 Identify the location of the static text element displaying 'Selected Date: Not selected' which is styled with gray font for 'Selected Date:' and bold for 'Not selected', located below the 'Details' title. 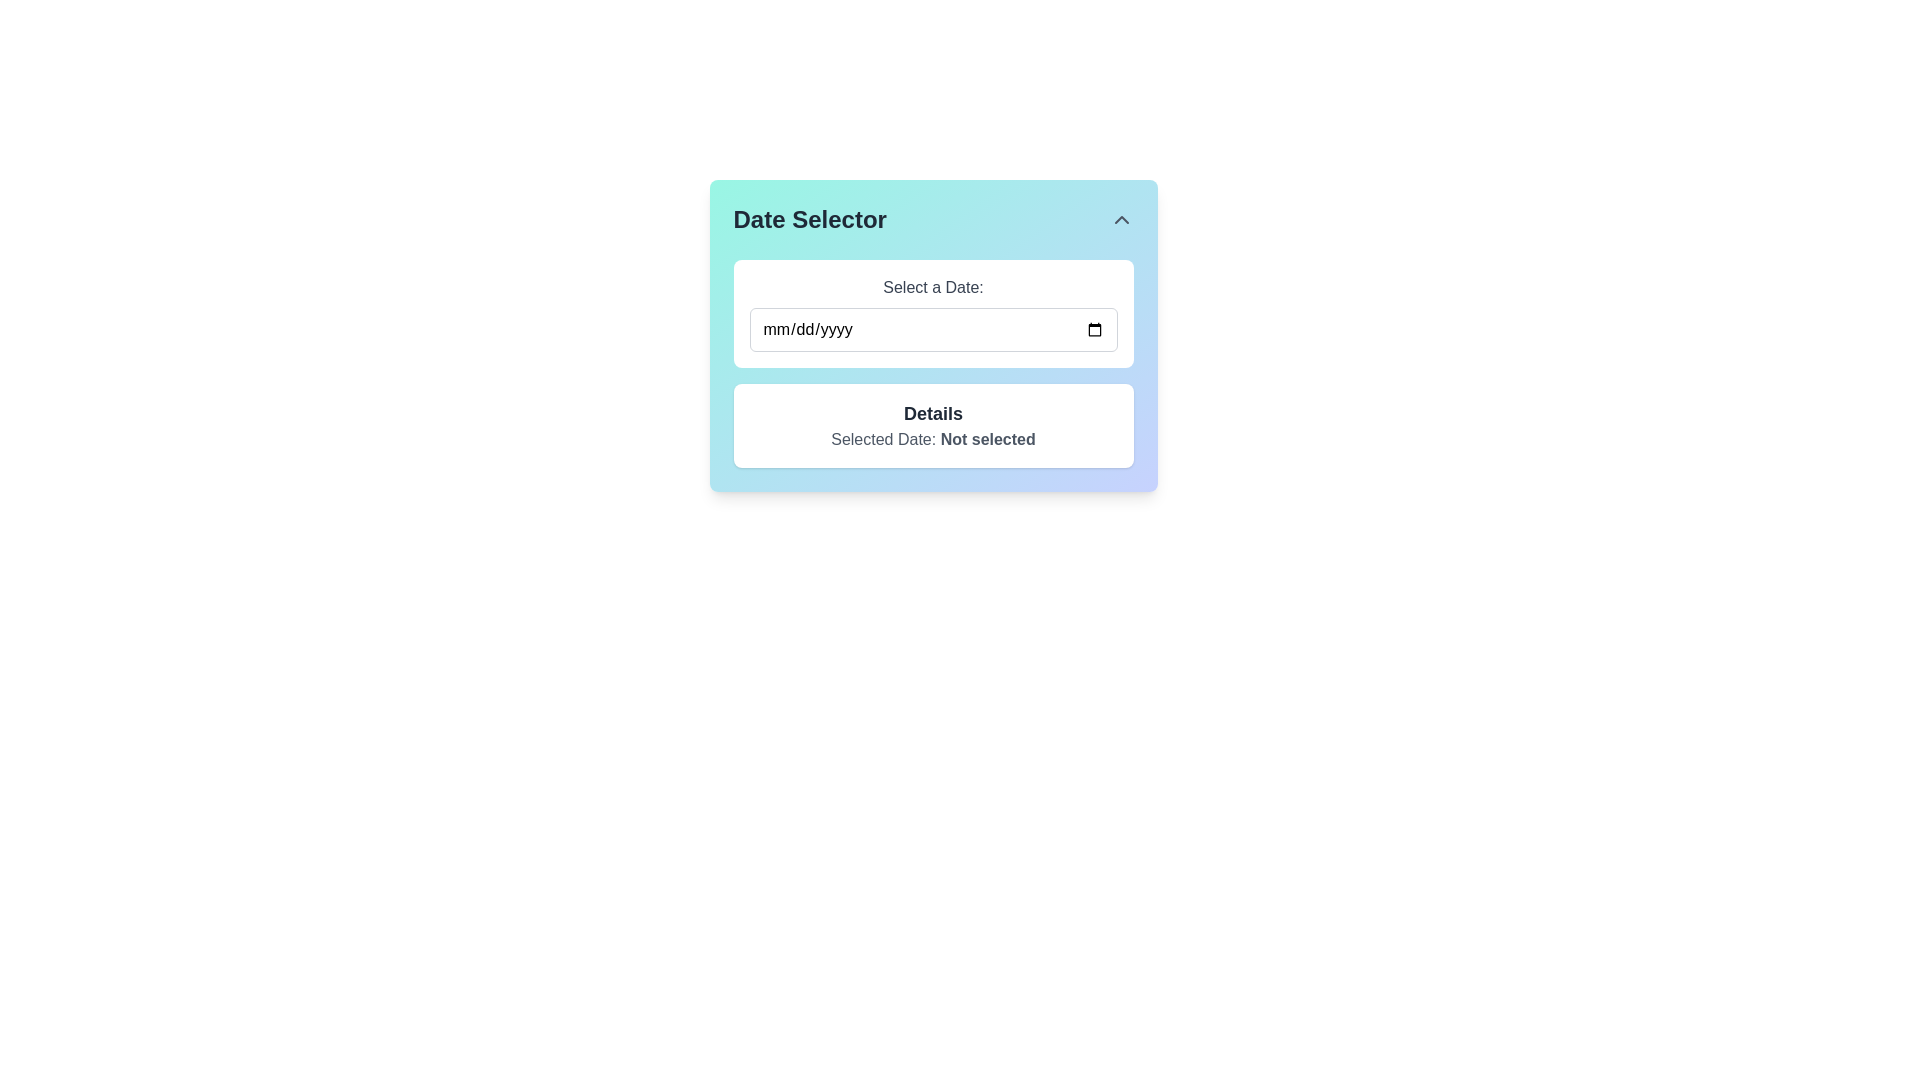
(932, 438).